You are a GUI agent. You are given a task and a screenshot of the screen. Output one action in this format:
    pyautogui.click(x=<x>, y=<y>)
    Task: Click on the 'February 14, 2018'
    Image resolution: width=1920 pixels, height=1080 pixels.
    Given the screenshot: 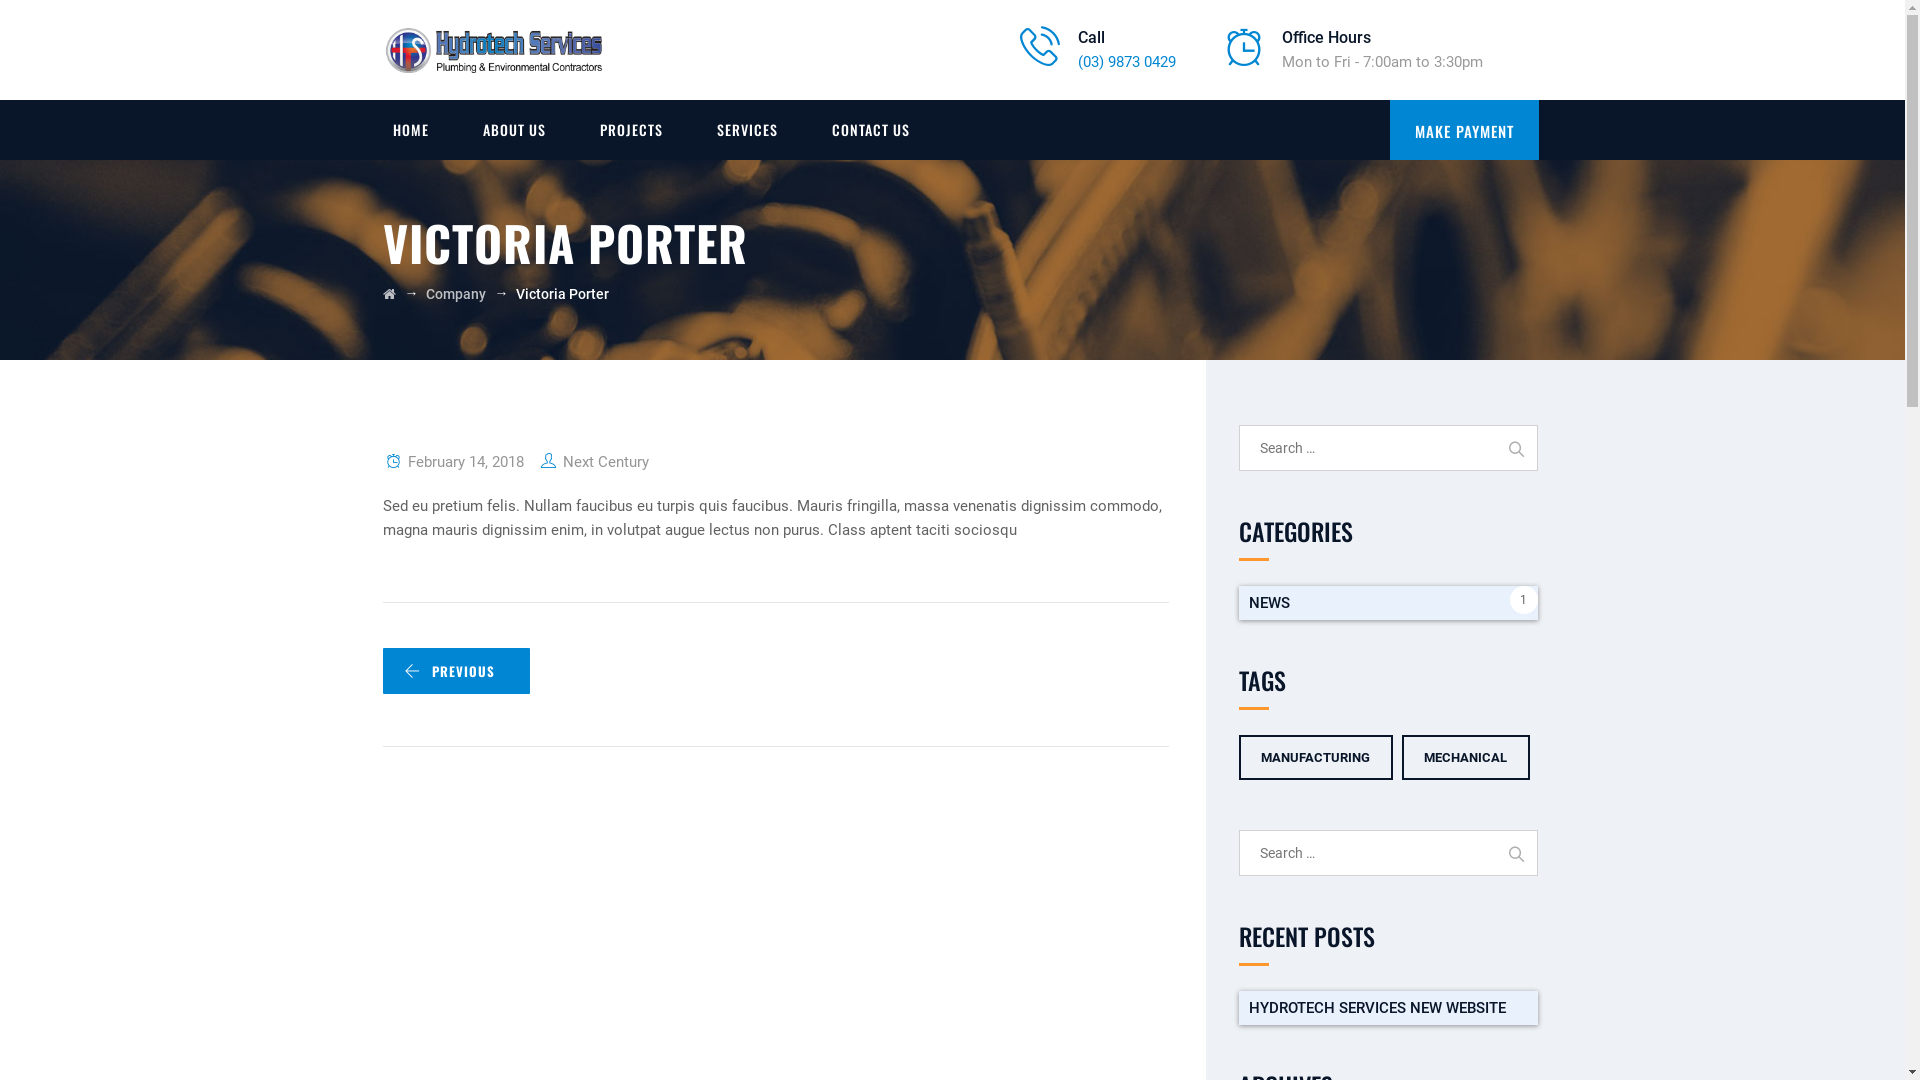 What is the action you would take?
    pyautogui.click(x=467, y=462)
    